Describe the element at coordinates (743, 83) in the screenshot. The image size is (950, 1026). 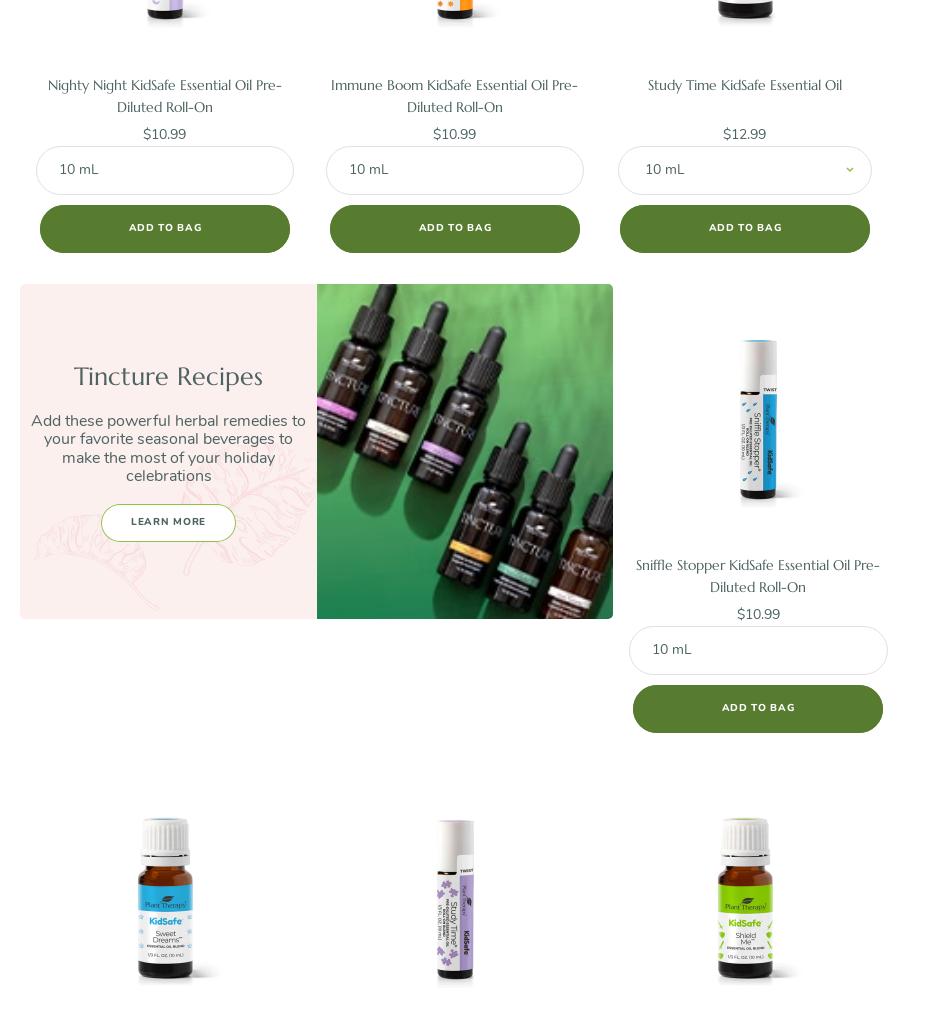
I see `'Study Time KidSafe Essential Oil'` at that location.